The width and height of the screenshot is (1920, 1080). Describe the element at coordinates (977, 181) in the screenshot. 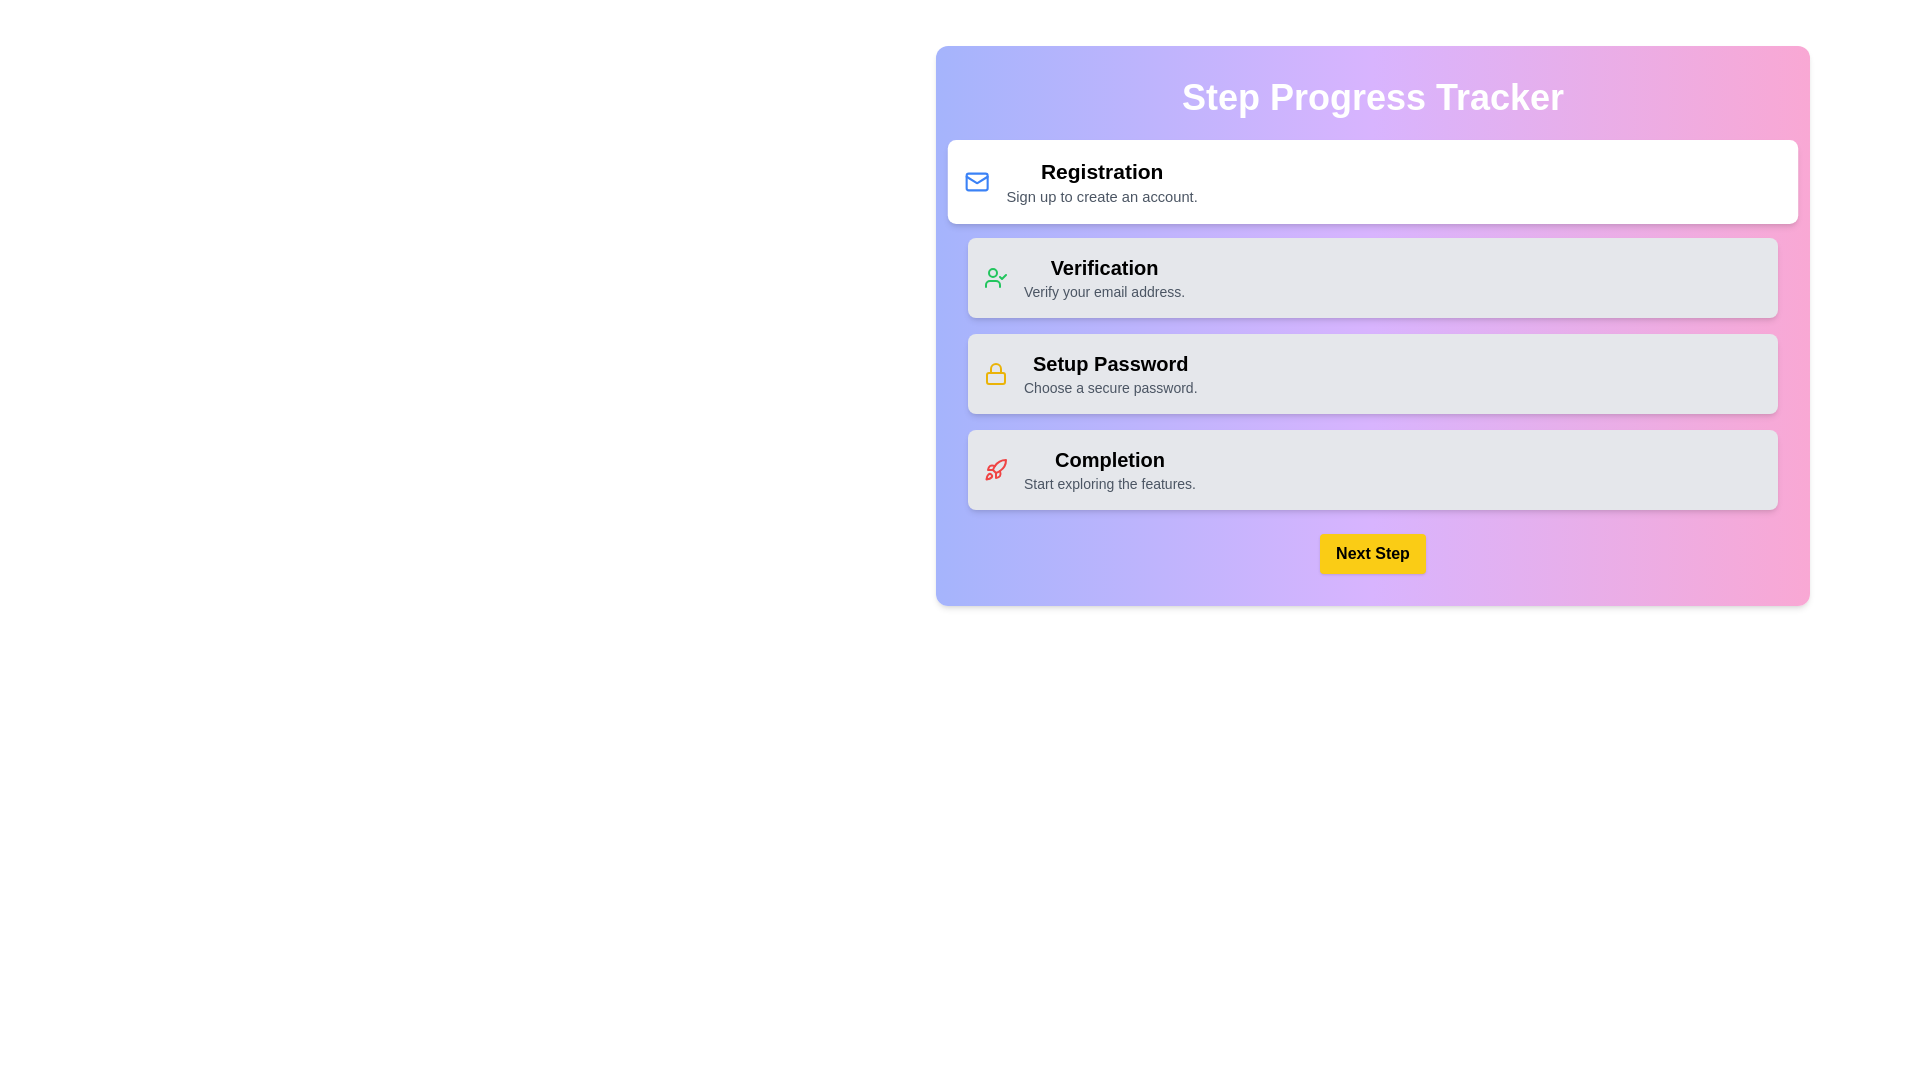

I see `the blue envelope icon with an open design located at the top left of the 'Registration' section of the step tracker component` at that location.